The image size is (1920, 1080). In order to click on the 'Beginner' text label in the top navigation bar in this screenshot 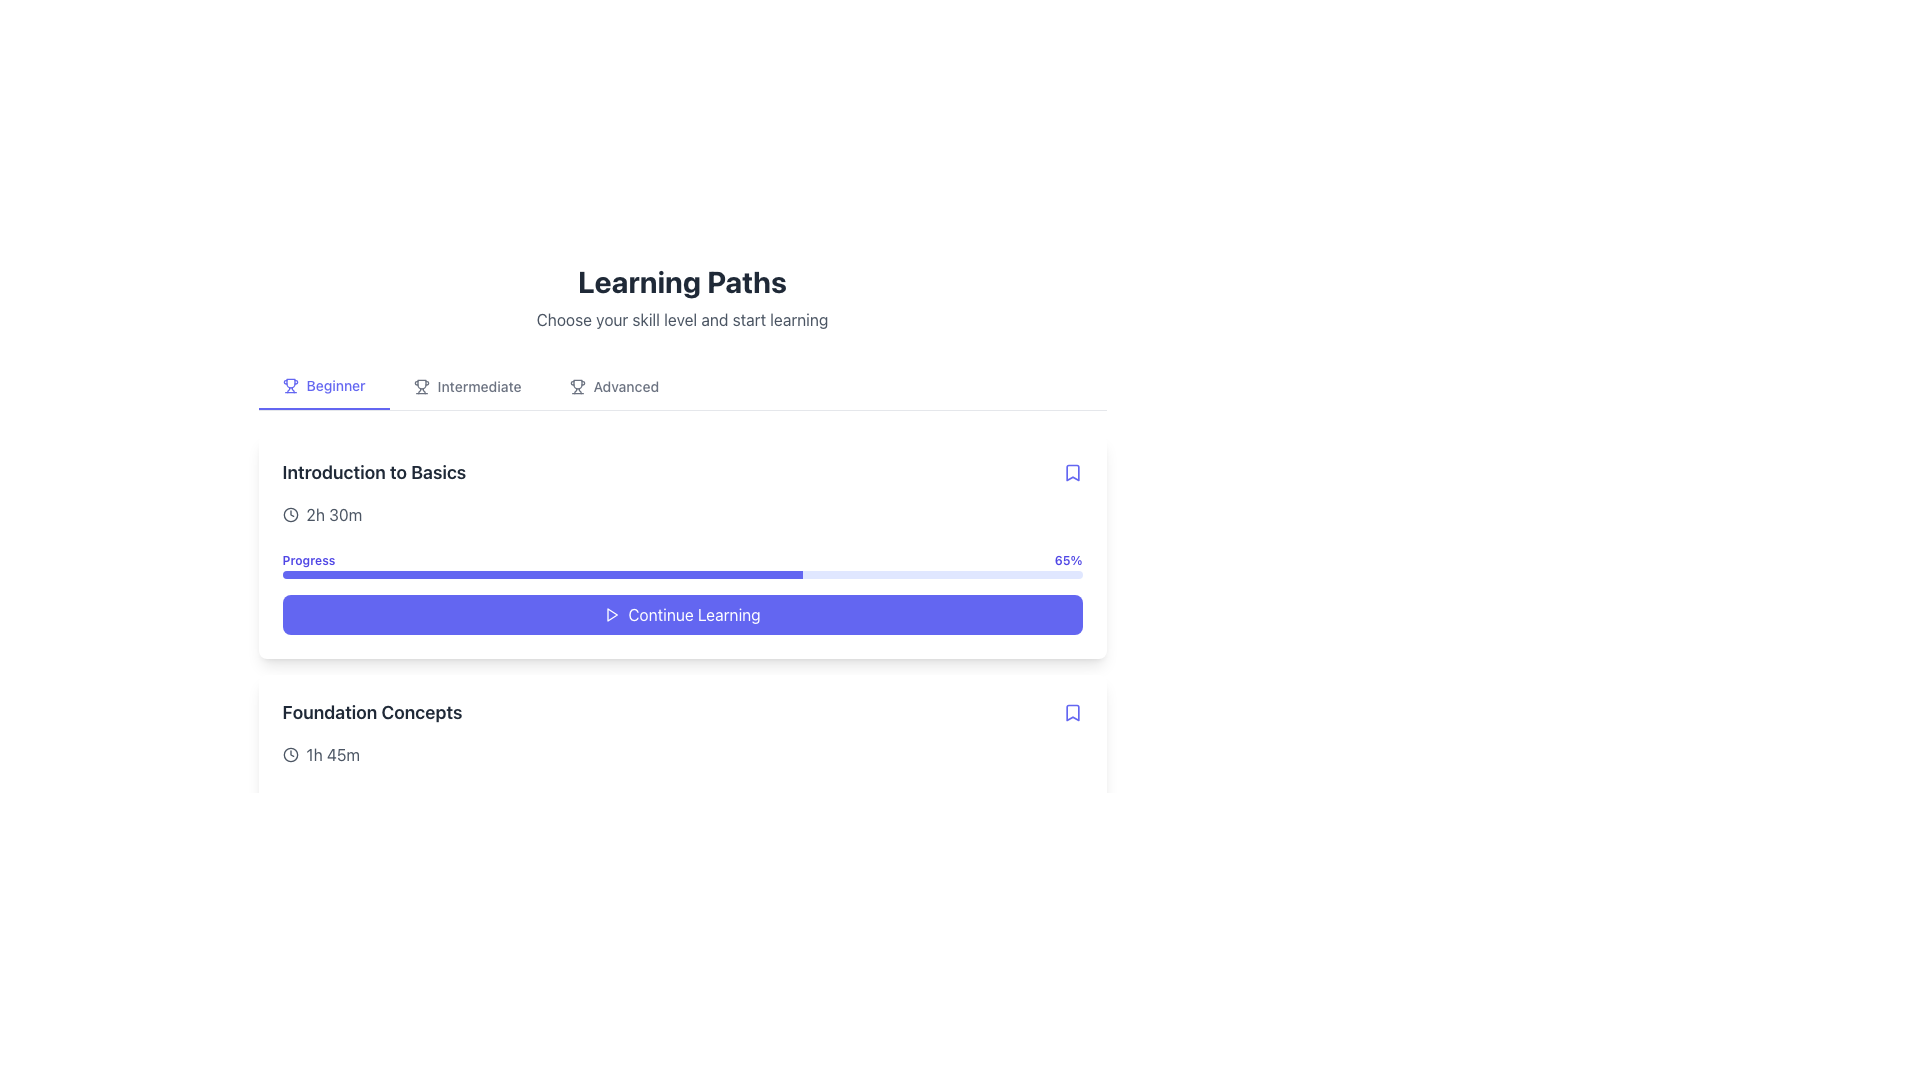, I will do `click(336, 385)`.